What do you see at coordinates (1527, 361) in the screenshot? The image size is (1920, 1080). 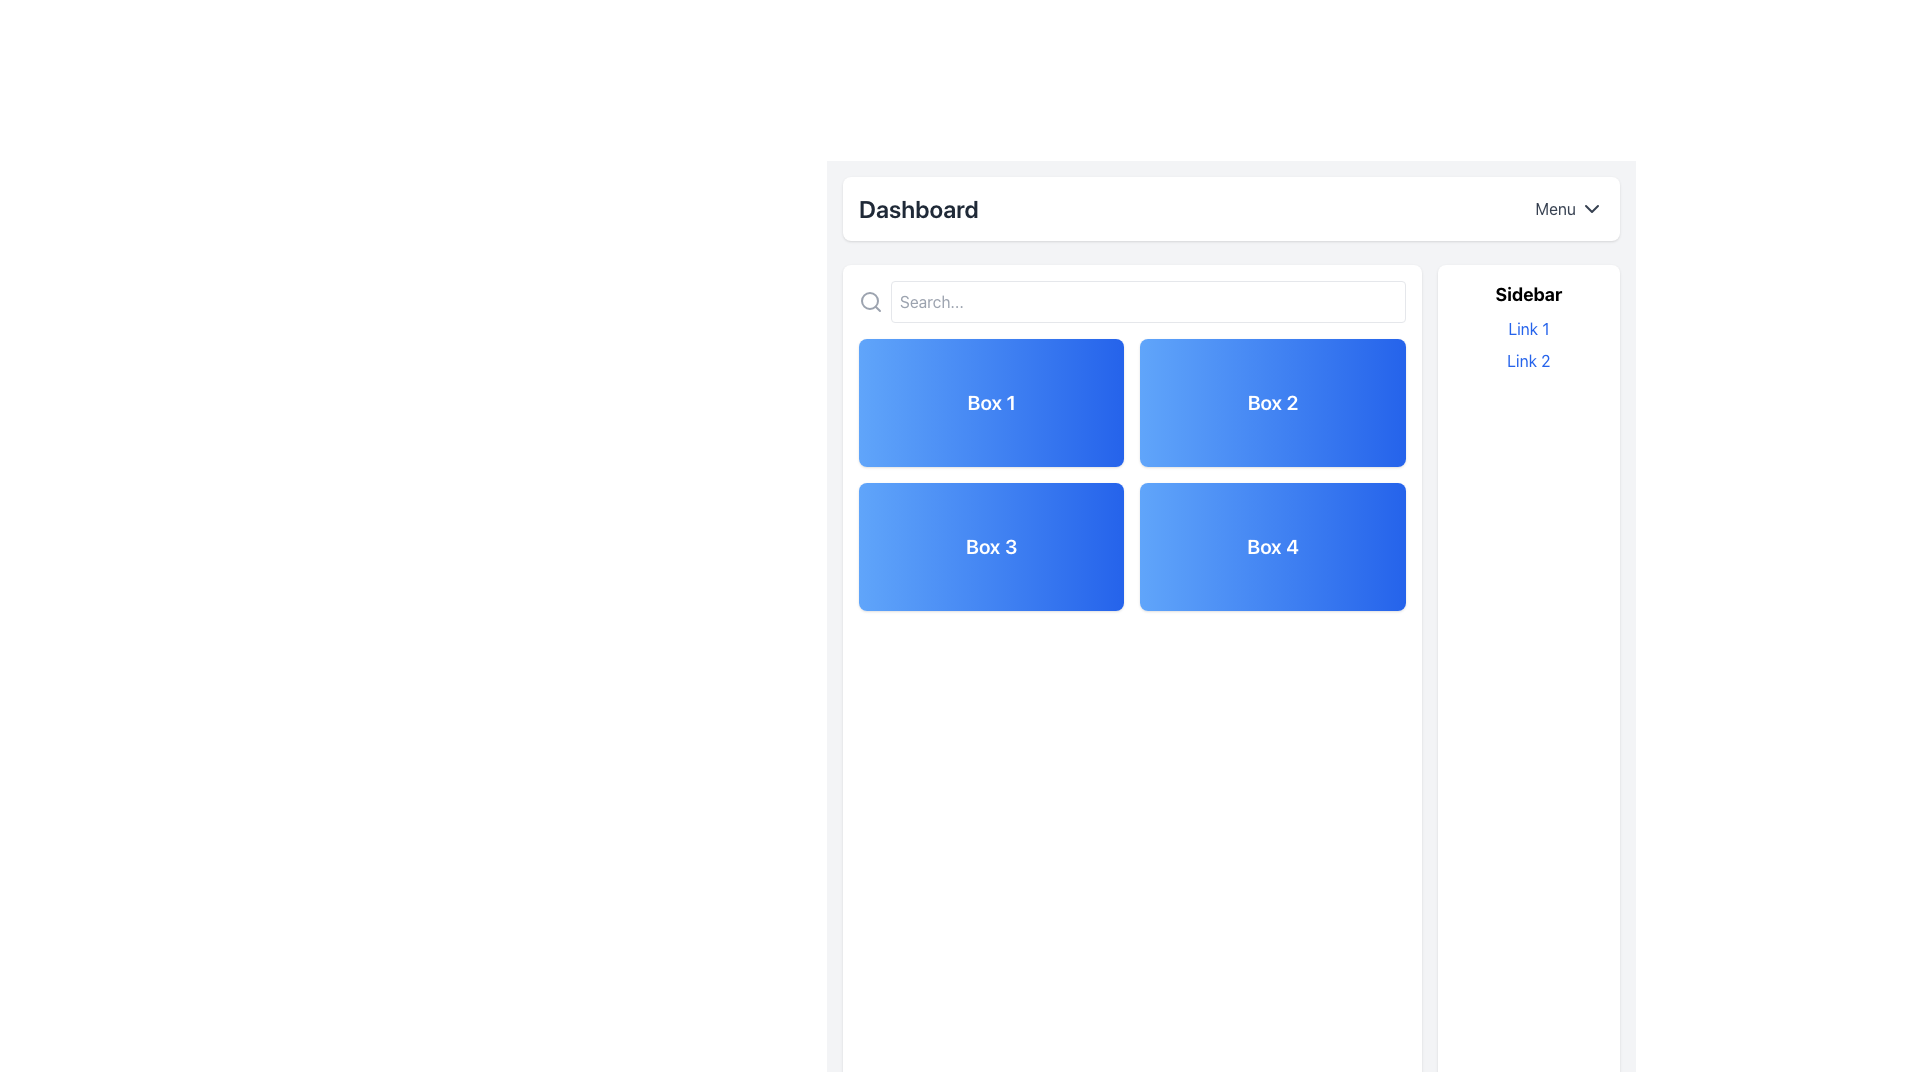 I see `the second hyperlink` at bounding box center [1527, 361].